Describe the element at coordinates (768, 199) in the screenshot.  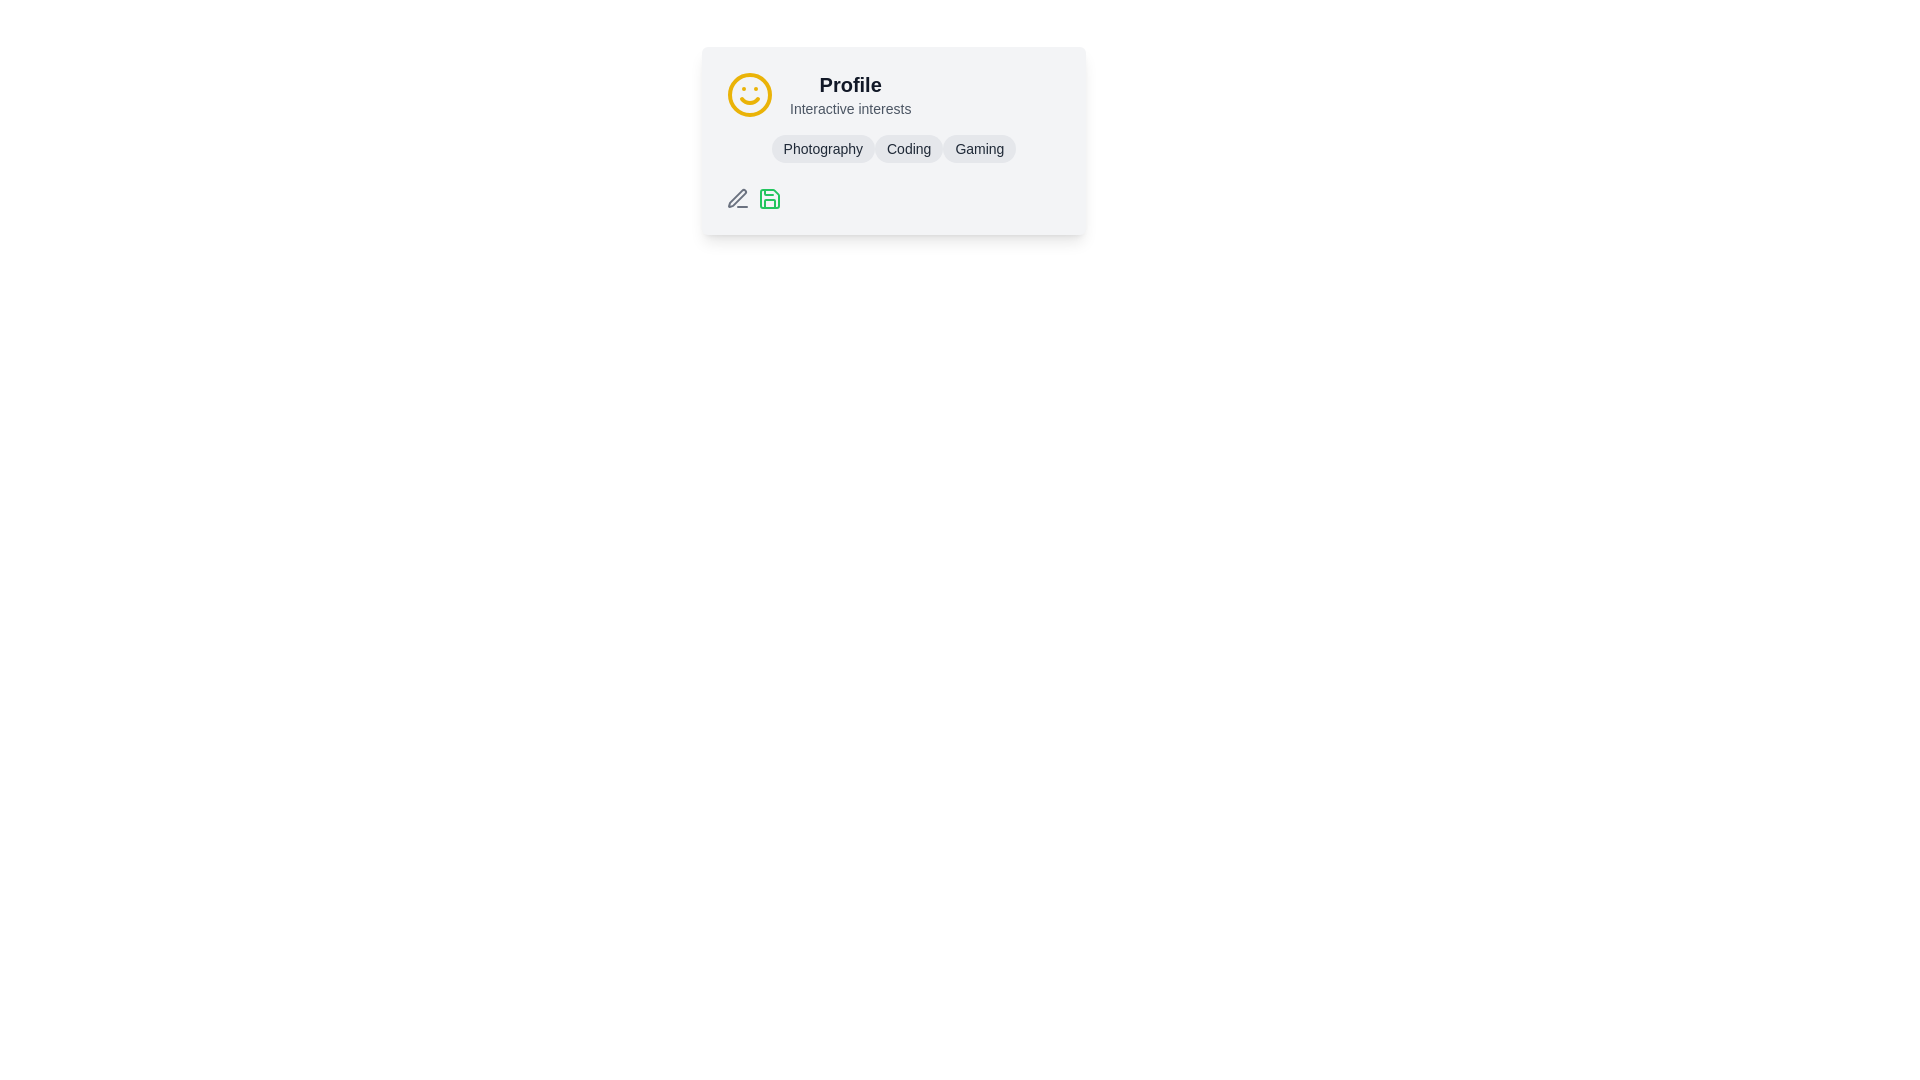
I see `the green save icon located in the lower-right corner of the profile card, adjacent to the pencil-edit icon` at that location.